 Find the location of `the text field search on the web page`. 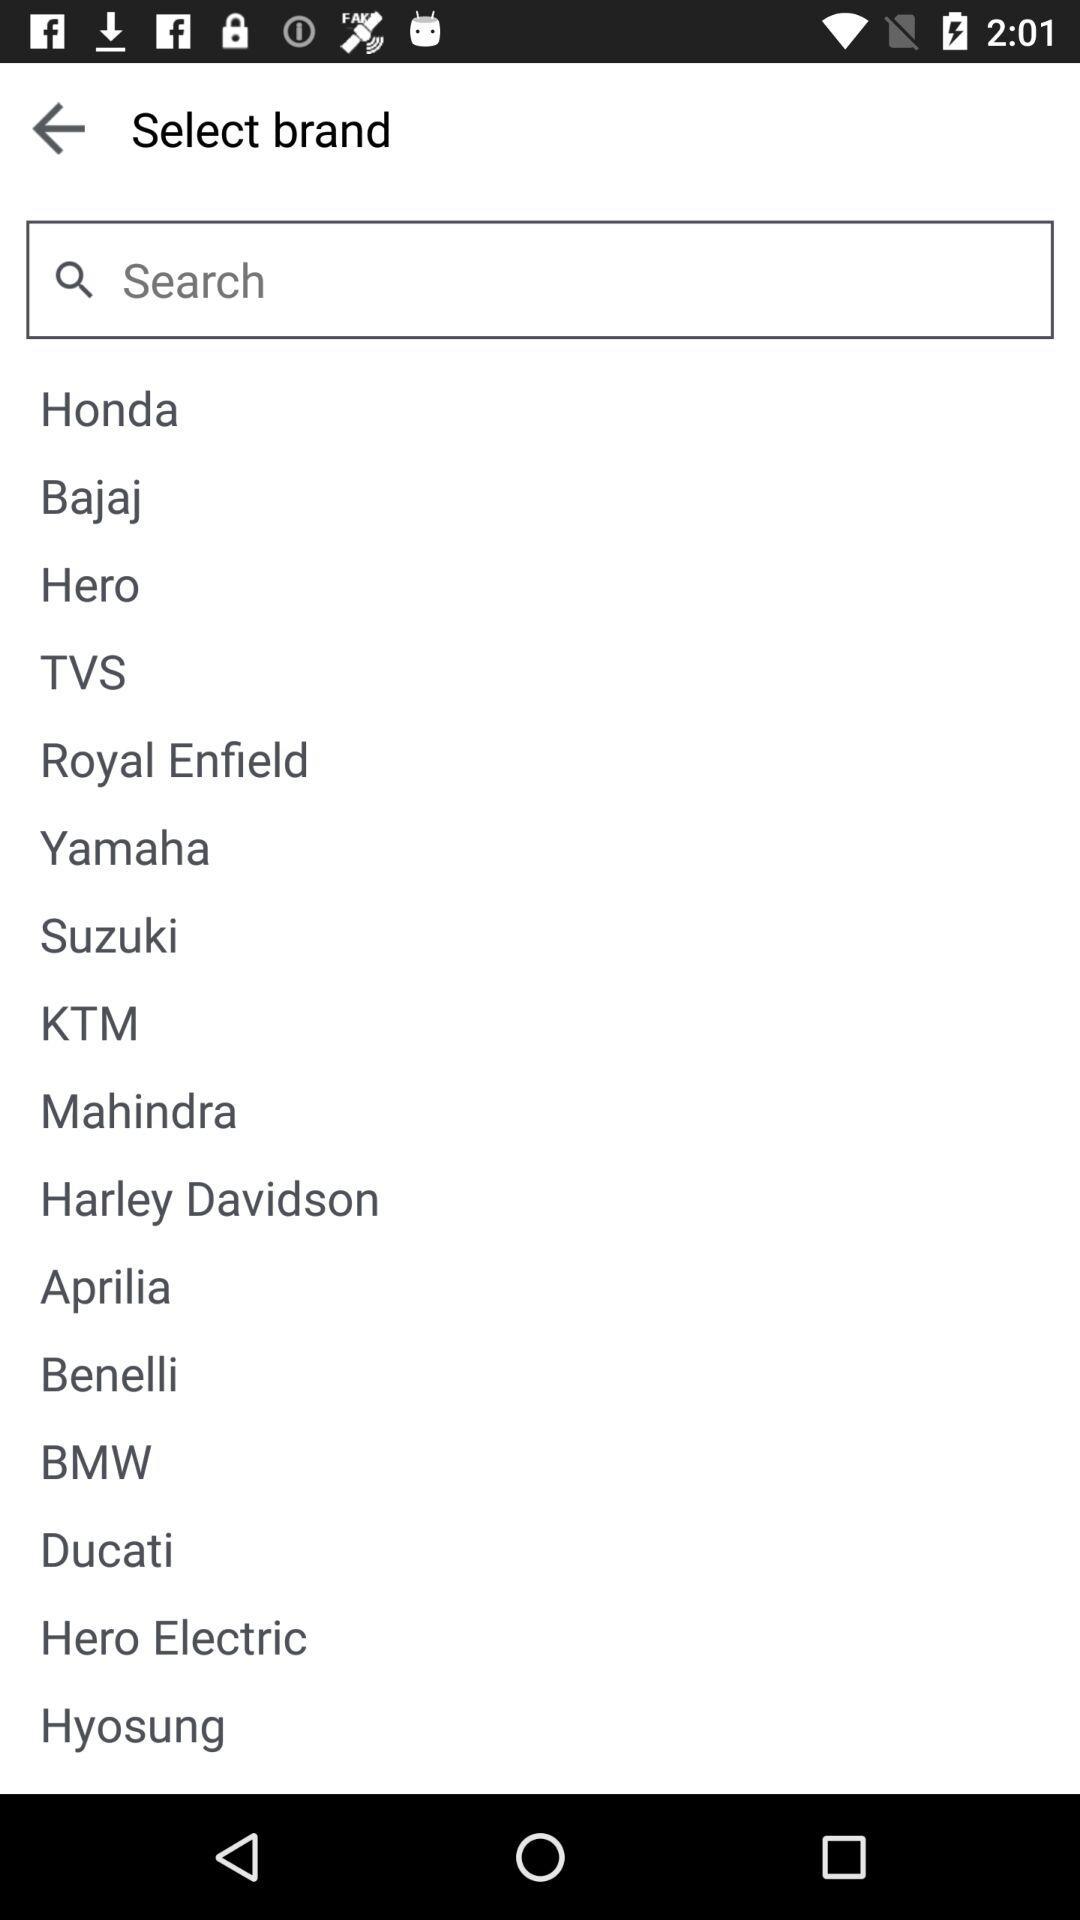

the text field search on the web page is located at coordinates (574, 278).